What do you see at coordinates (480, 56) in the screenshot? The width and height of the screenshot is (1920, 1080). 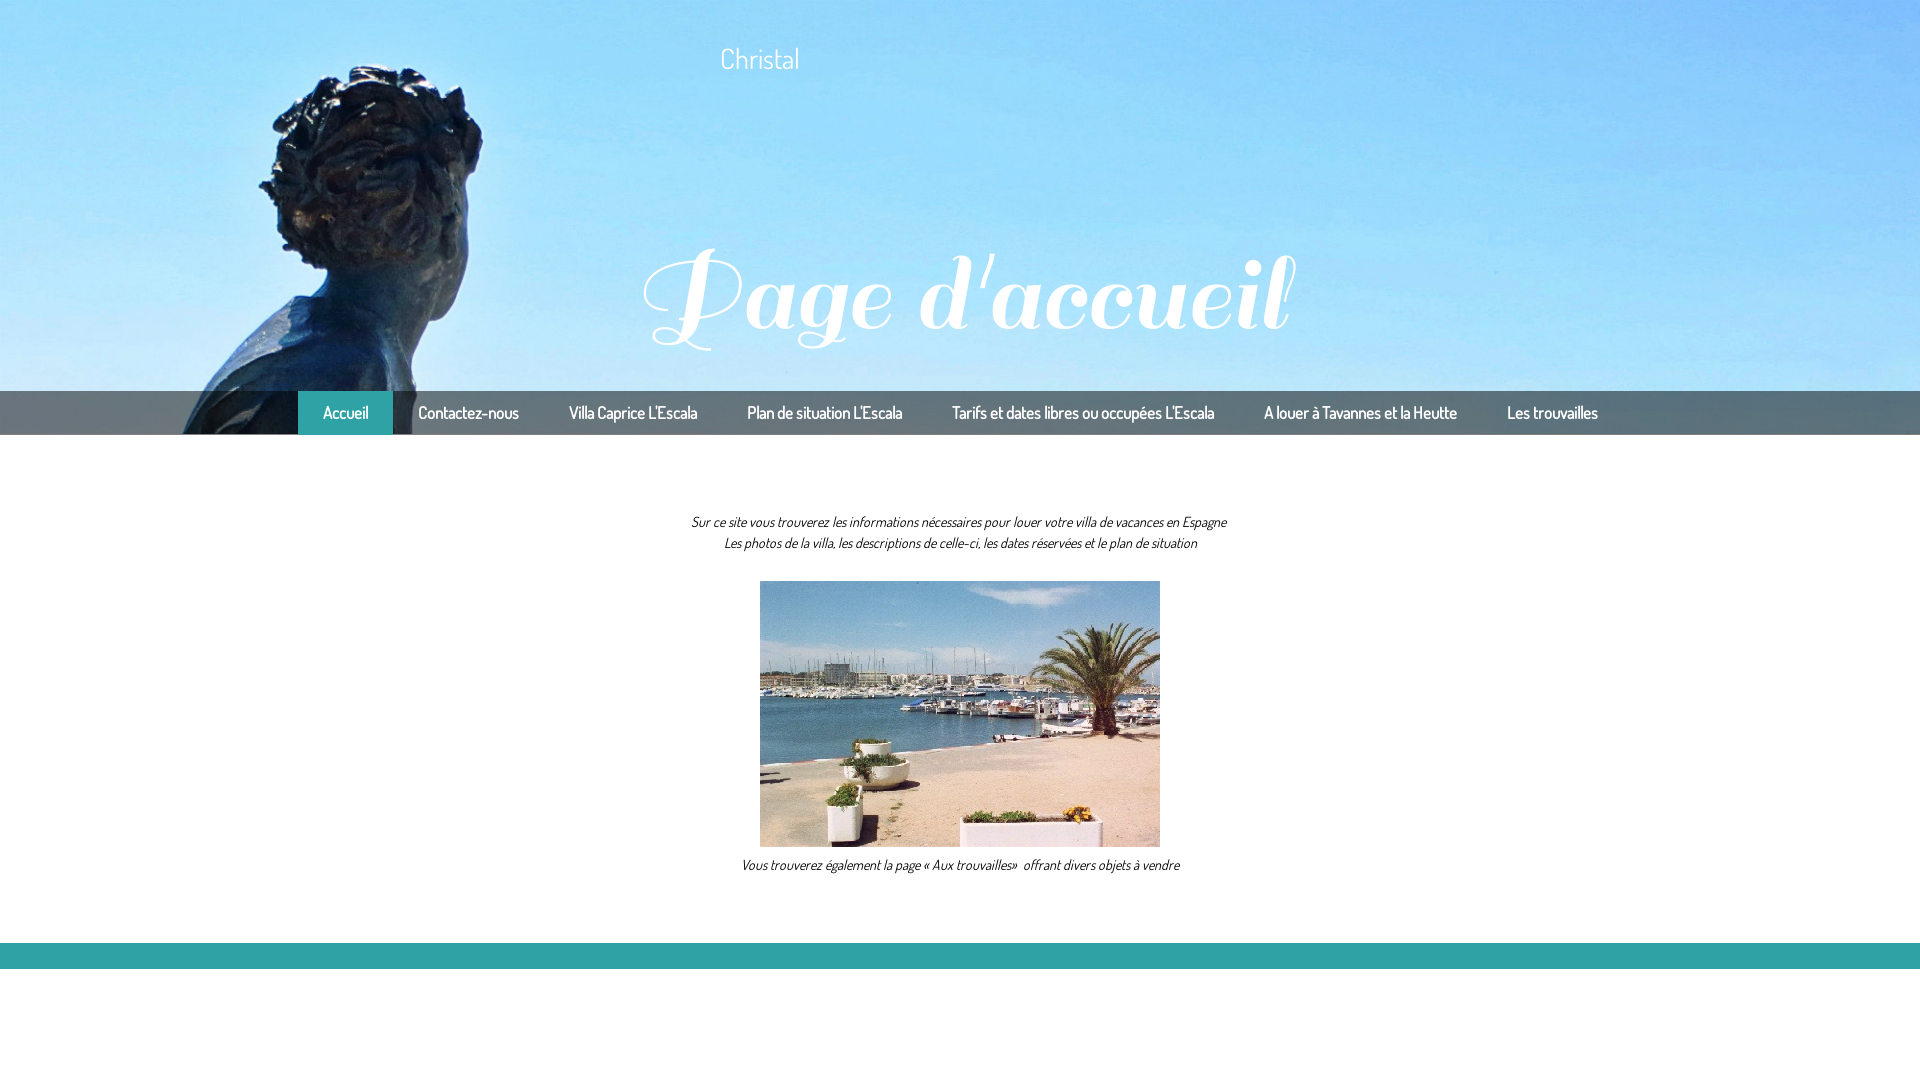 I see `'                                        Christal'` at bounding box center [480, 56].